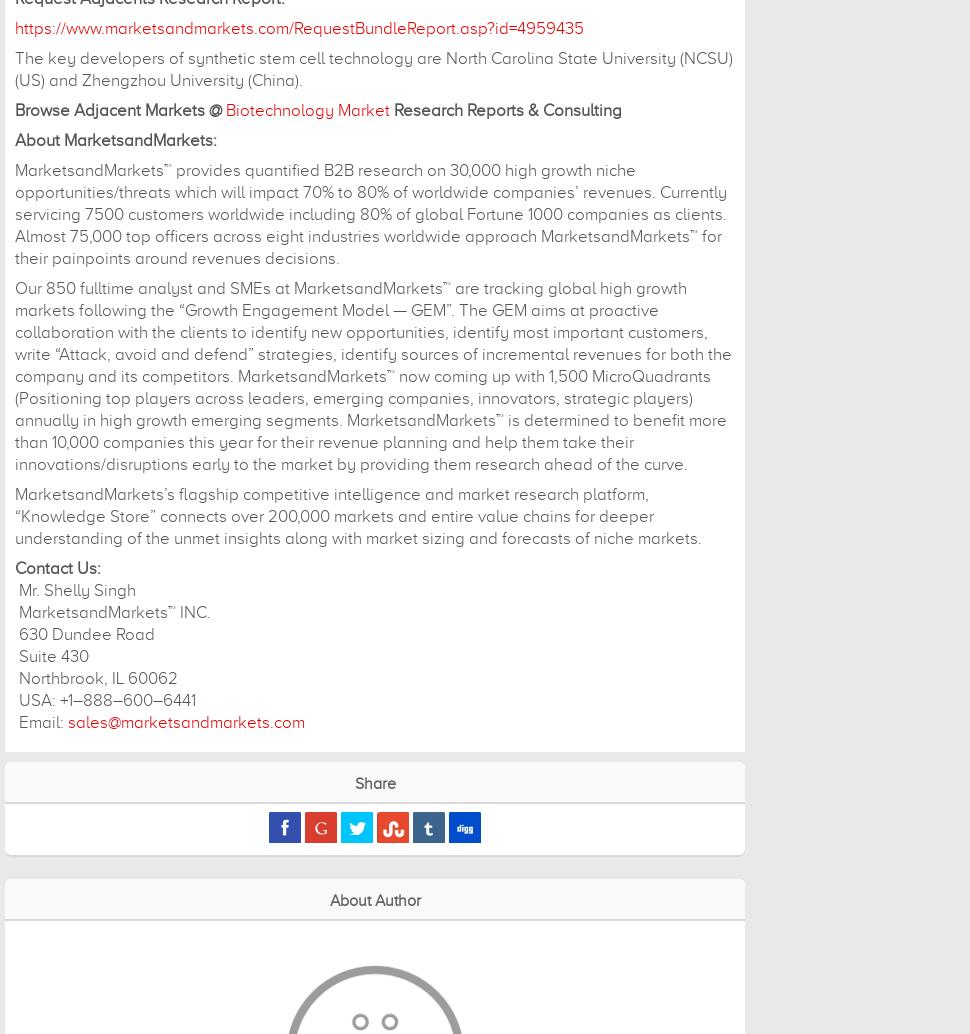  Describe the element at coordinates (120, 110) in the screenshot. I see `'Browse Adjacent Markets @'` at that location.